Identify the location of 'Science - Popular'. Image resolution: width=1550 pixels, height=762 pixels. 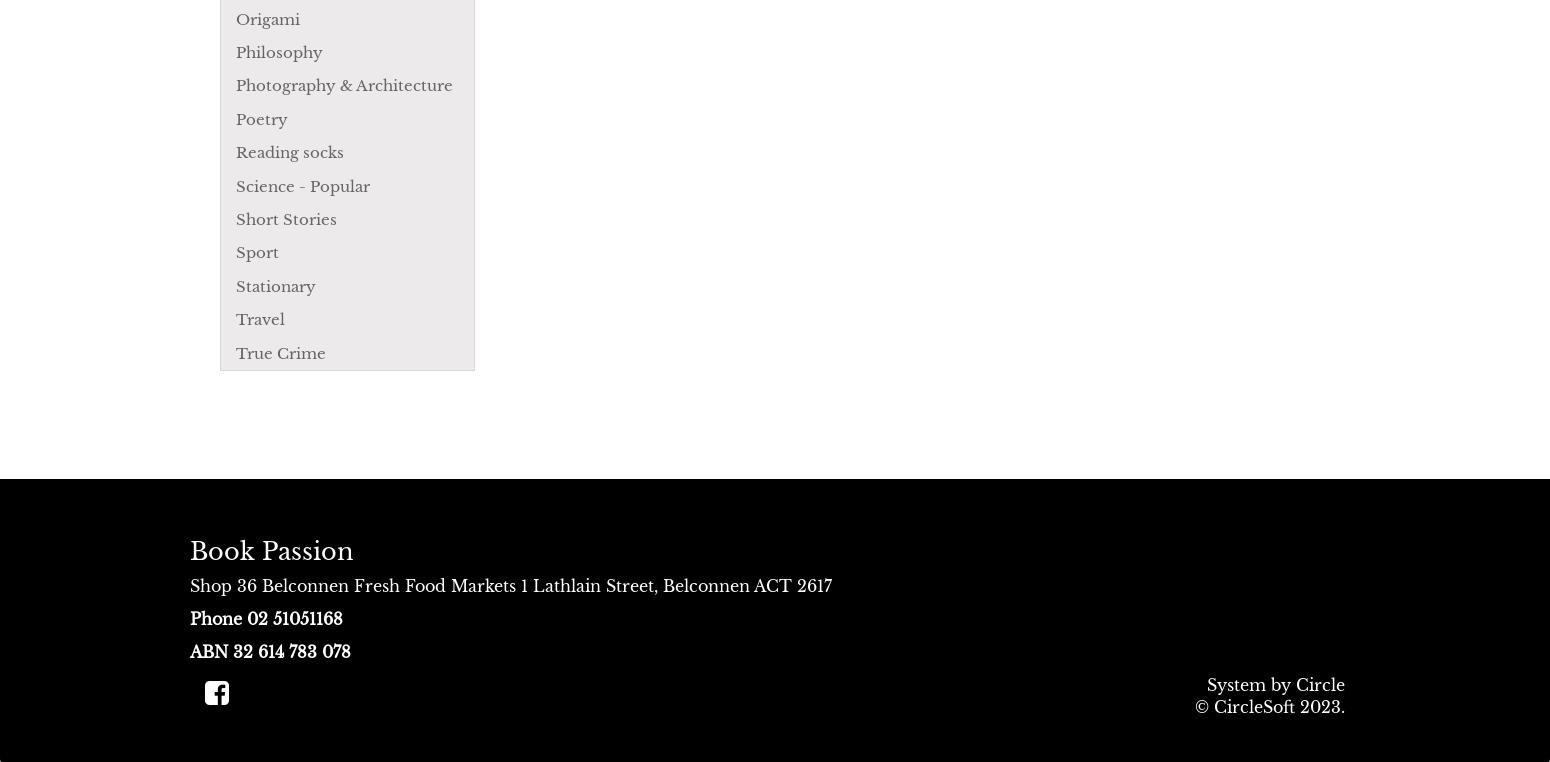
(303, 184).